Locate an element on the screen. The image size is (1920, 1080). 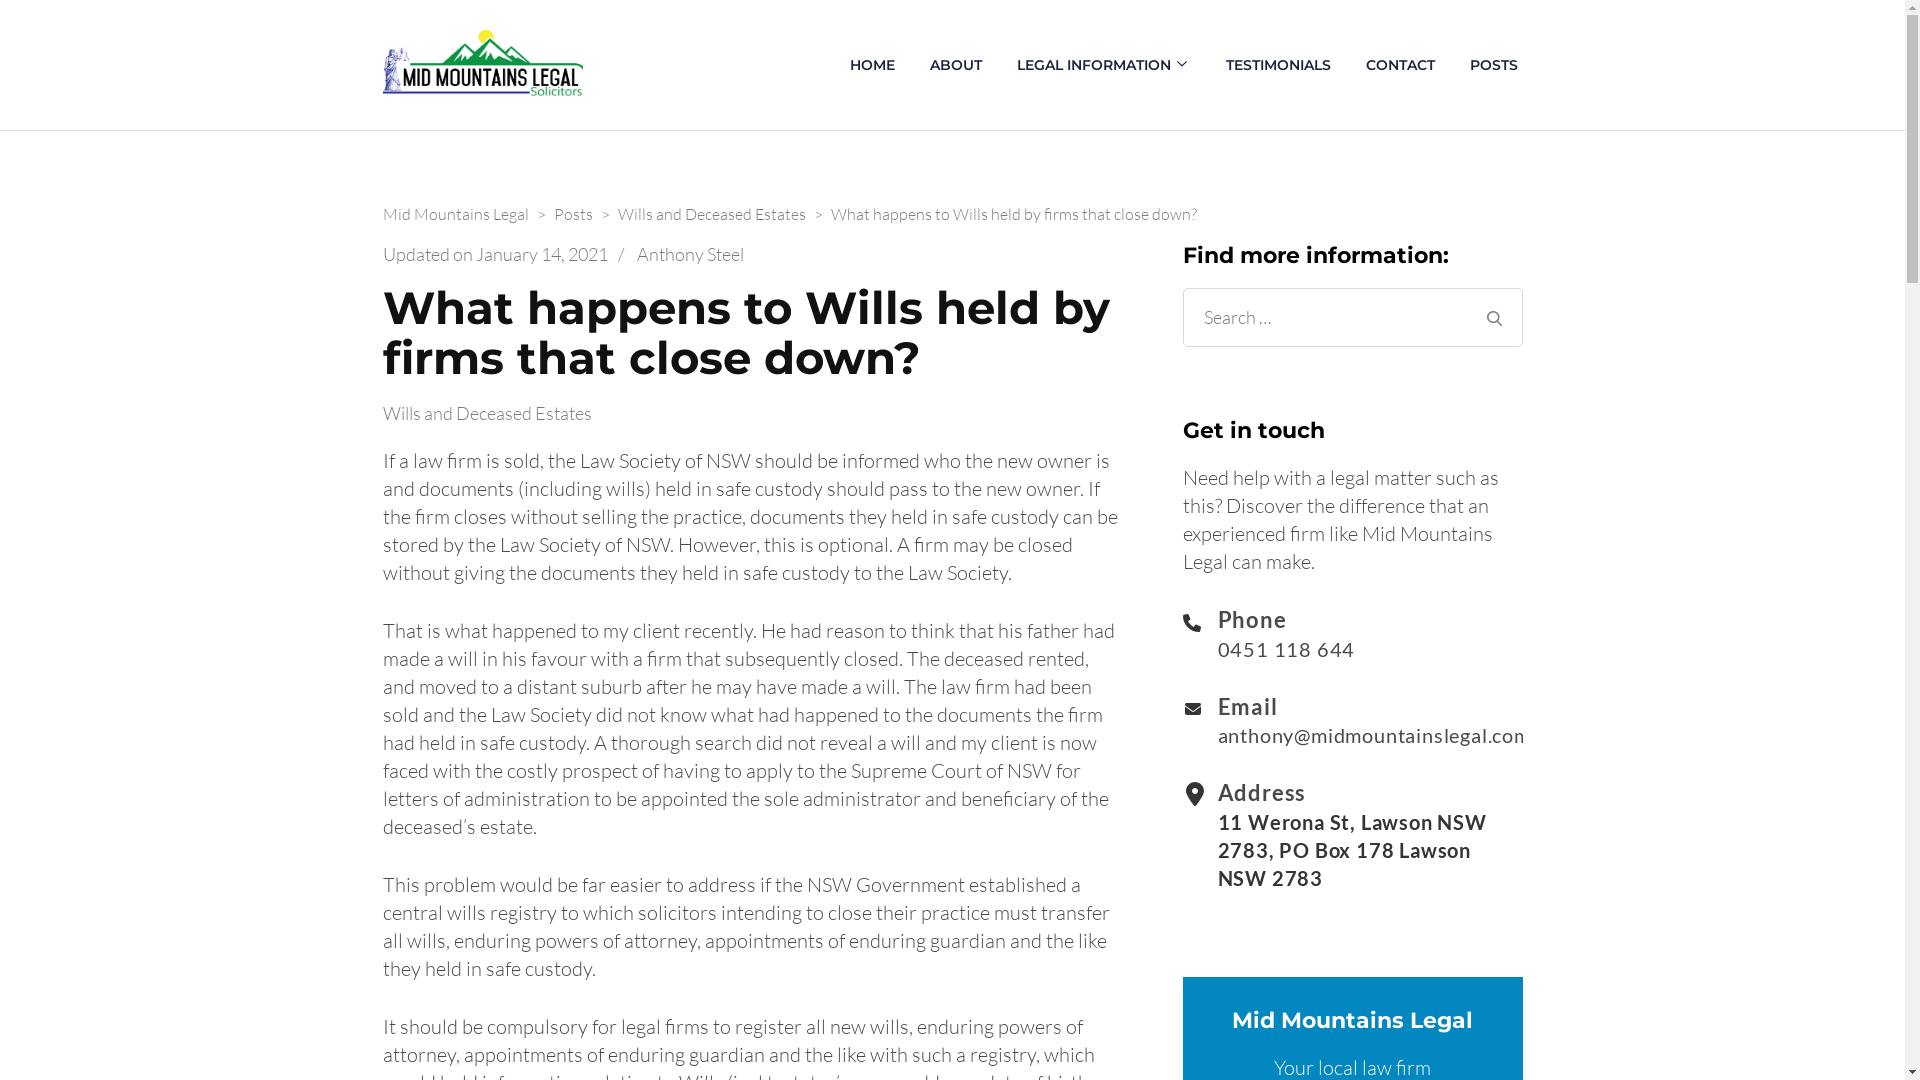
'POSTS' is located at coordinates (1492, 64).